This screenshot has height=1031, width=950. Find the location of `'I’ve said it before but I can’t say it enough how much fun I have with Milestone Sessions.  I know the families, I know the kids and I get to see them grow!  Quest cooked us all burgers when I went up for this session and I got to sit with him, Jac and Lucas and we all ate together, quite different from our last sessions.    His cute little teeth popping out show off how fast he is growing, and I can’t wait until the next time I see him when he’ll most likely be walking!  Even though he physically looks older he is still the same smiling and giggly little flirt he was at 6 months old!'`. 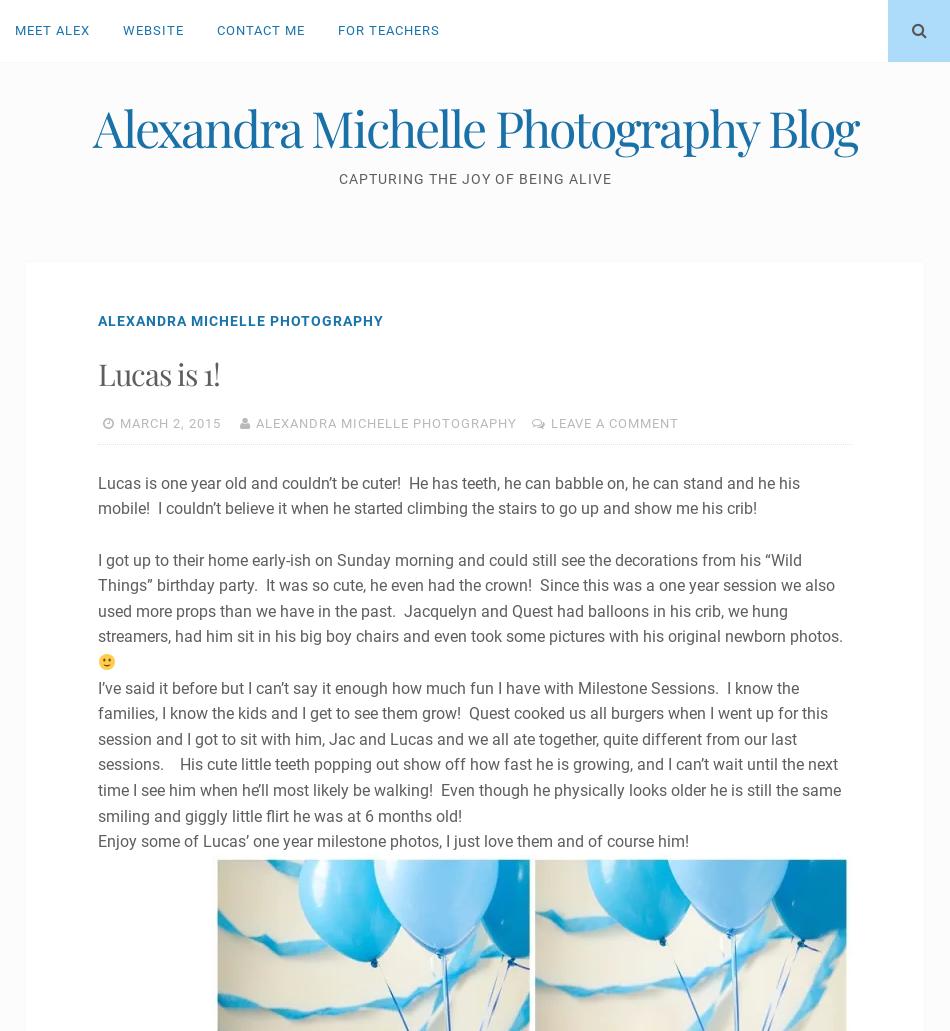

'I’ve said it before but I can’t say it enough how much fun I have with Milestone Sessions.  I know the families, I know the kids and I get to see them grow!  Quest cooked us all burgers when I went up for this session and I got to sit with him, Jac and Lucas and we all ate together, quite different from our last sessions.    His cute little teeth popping out show off how fast he is growing, and I can’t wait until the next time I see him when he’ll most likely be walking!  Even though he physically looks older he is still the same smiling and giggly little flirt he was at 6 months old!' is located at coordinates (467, 750).